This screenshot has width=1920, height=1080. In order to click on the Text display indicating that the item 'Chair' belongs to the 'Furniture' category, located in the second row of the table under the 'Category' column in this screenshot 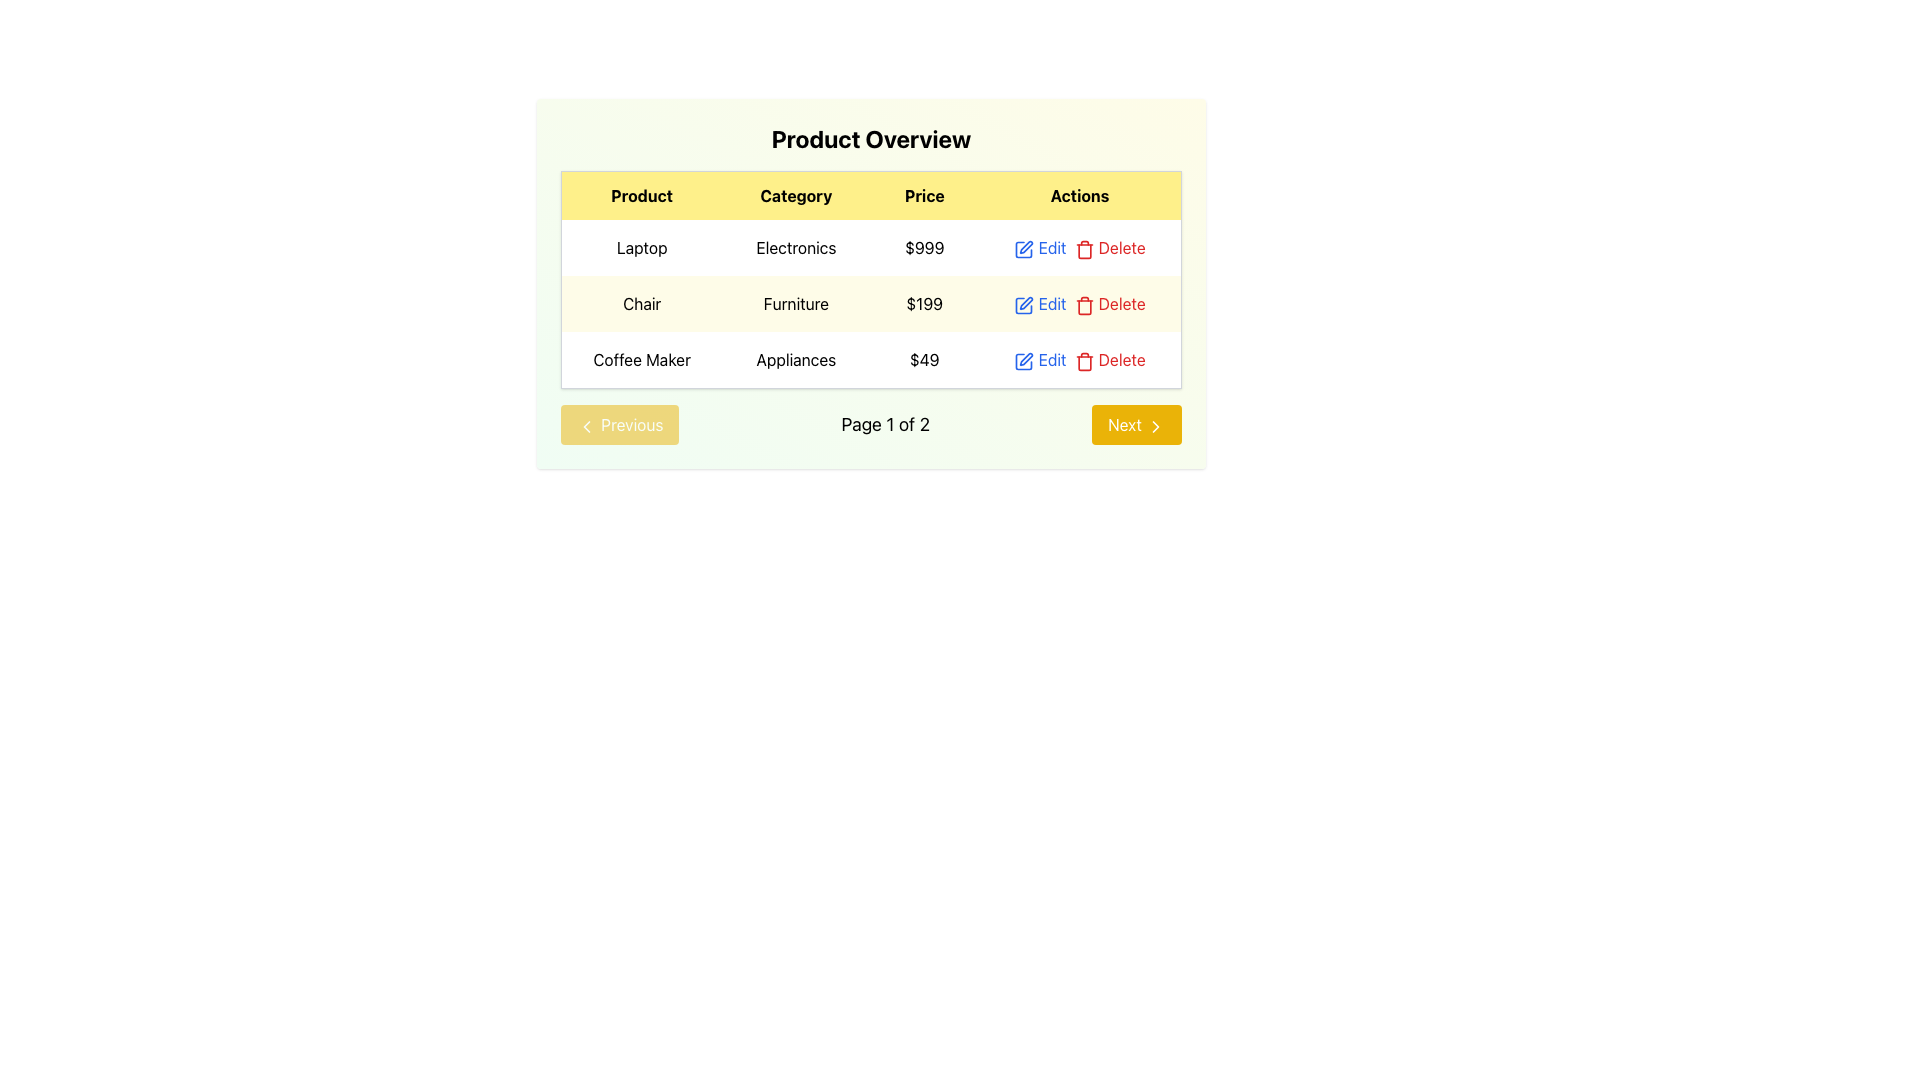, I will do `click(795, 304)`.